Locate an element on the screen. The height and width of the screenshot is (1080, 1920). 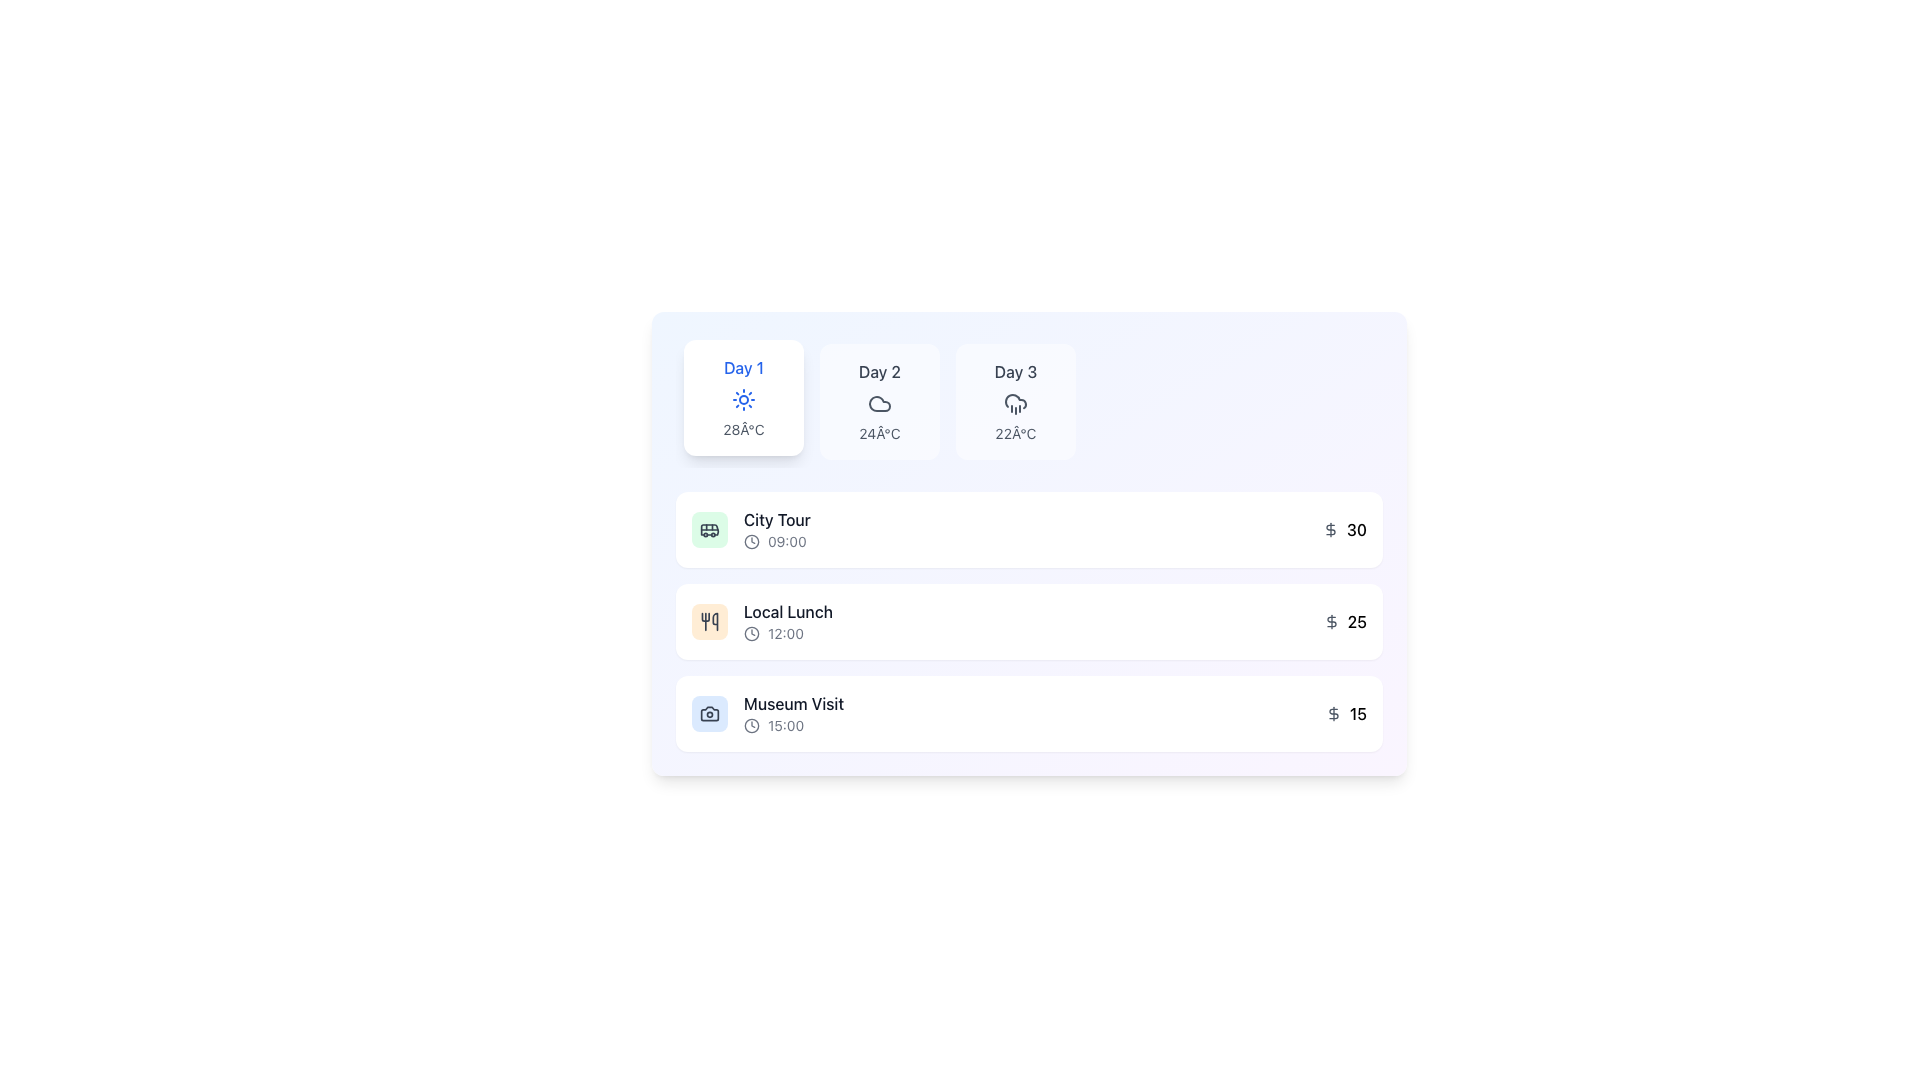
the icon and text grouping that indicates the time for the 'Museum Visit' activity located in the bottom right corner of the corresponding list item is located at coordinates (793, 725).